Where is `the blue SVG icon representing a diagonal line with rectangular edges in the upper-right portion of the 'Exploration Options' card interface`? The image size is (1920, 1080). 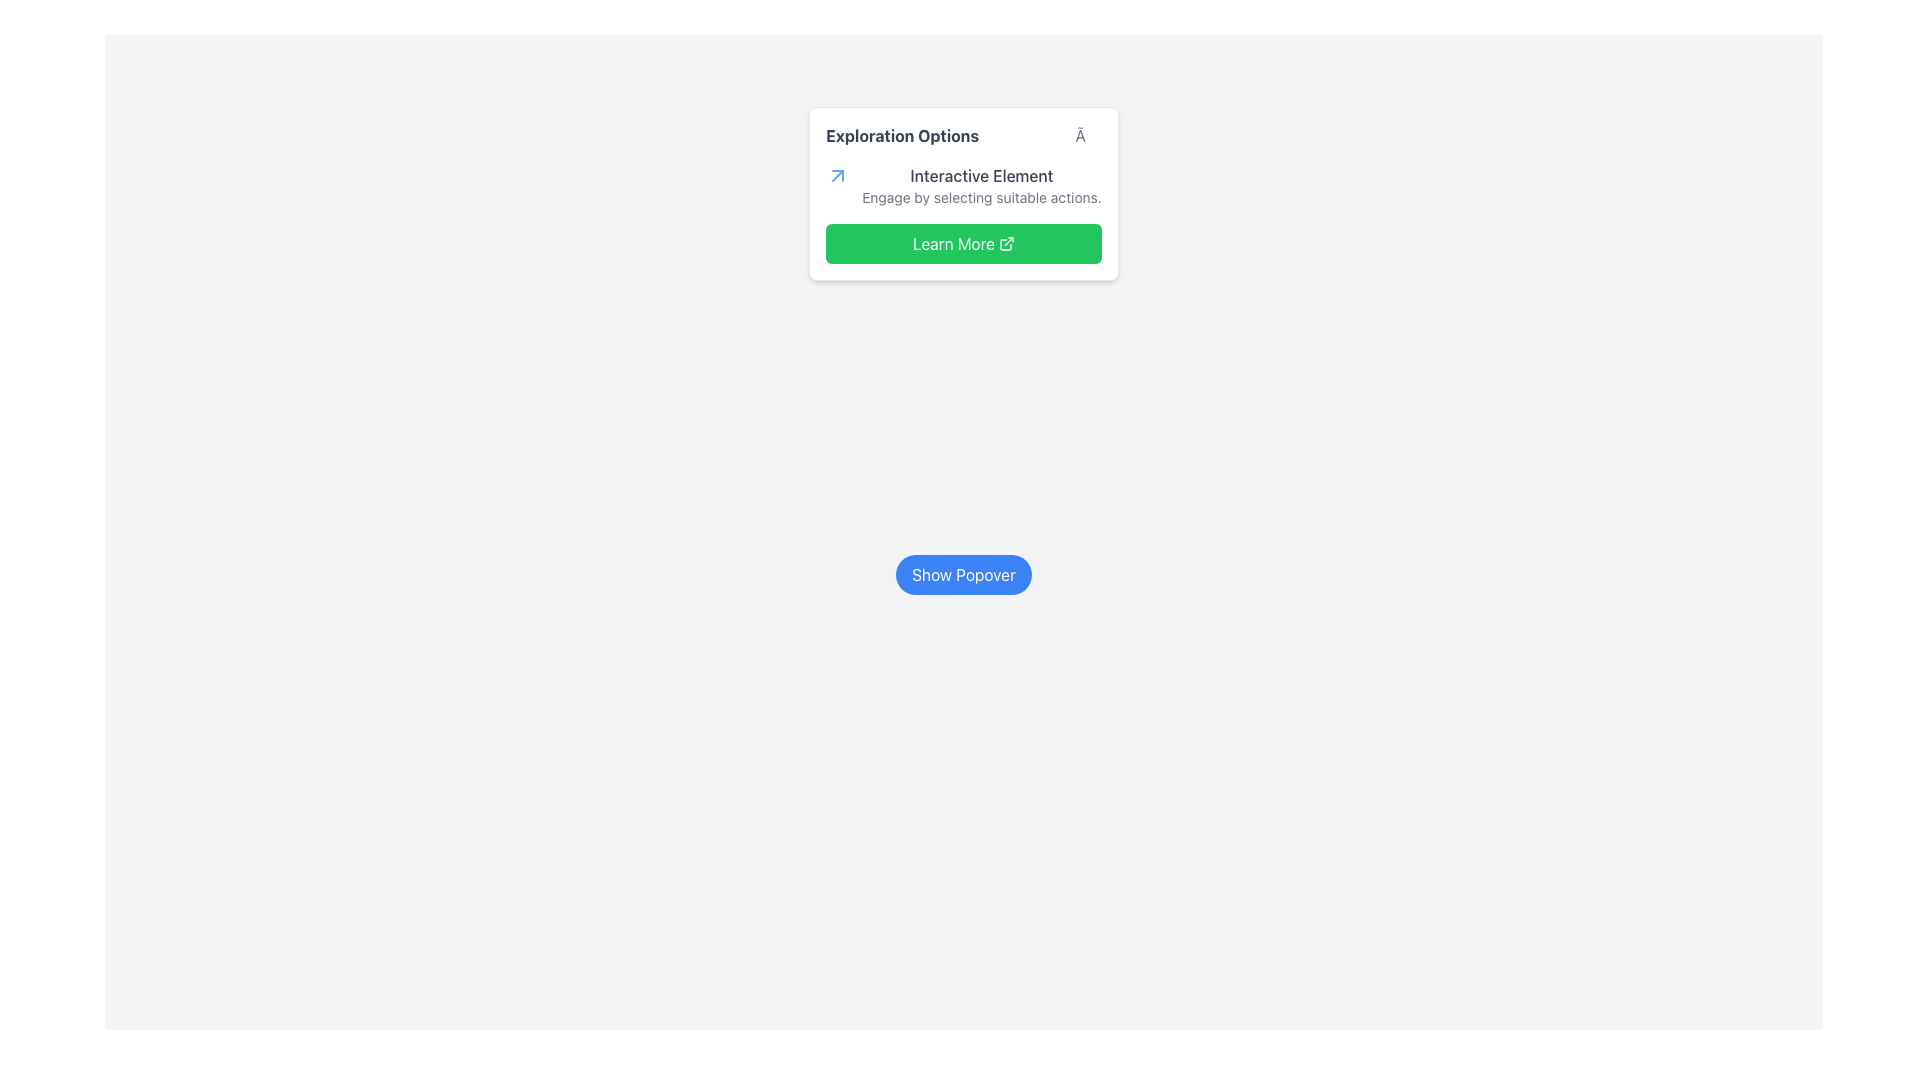 the blue SVG icon representing a diagonal line with rectangular edges in the upper-right portion of the 'Exploration Options' card interface is located at coordinates (838, 175).